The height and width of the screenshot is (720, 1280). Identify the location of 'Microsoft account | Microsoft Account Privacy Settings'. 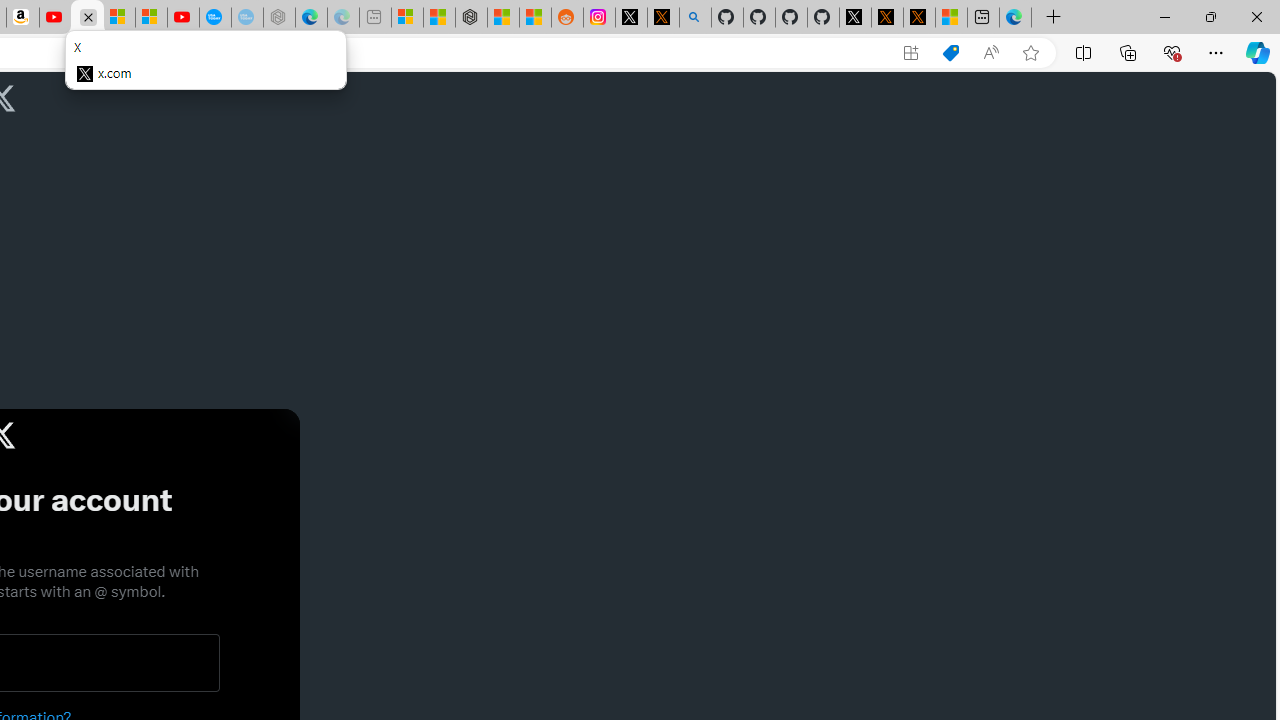
(406, 17).